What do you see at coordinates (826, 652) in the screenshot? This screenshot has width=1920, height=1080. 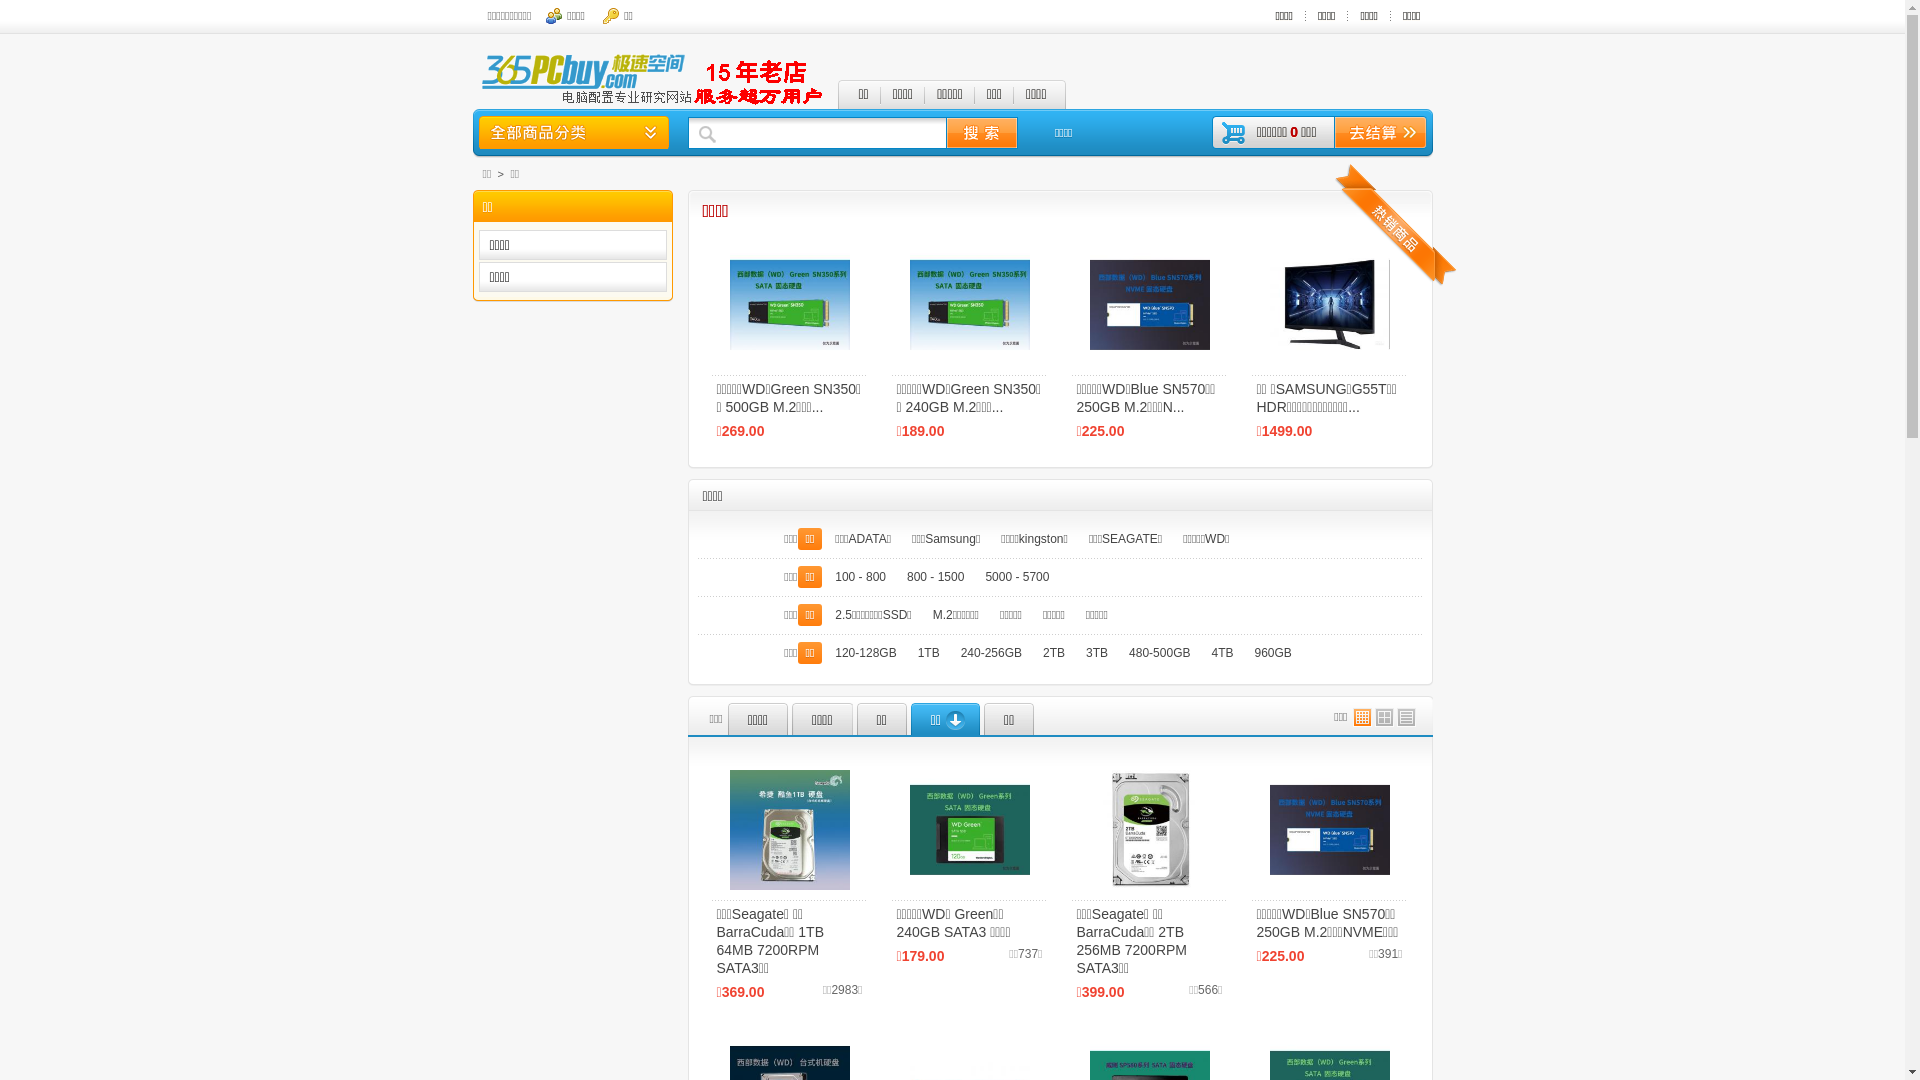 I see `'120-128GB'` at bounding box center [826, 652].